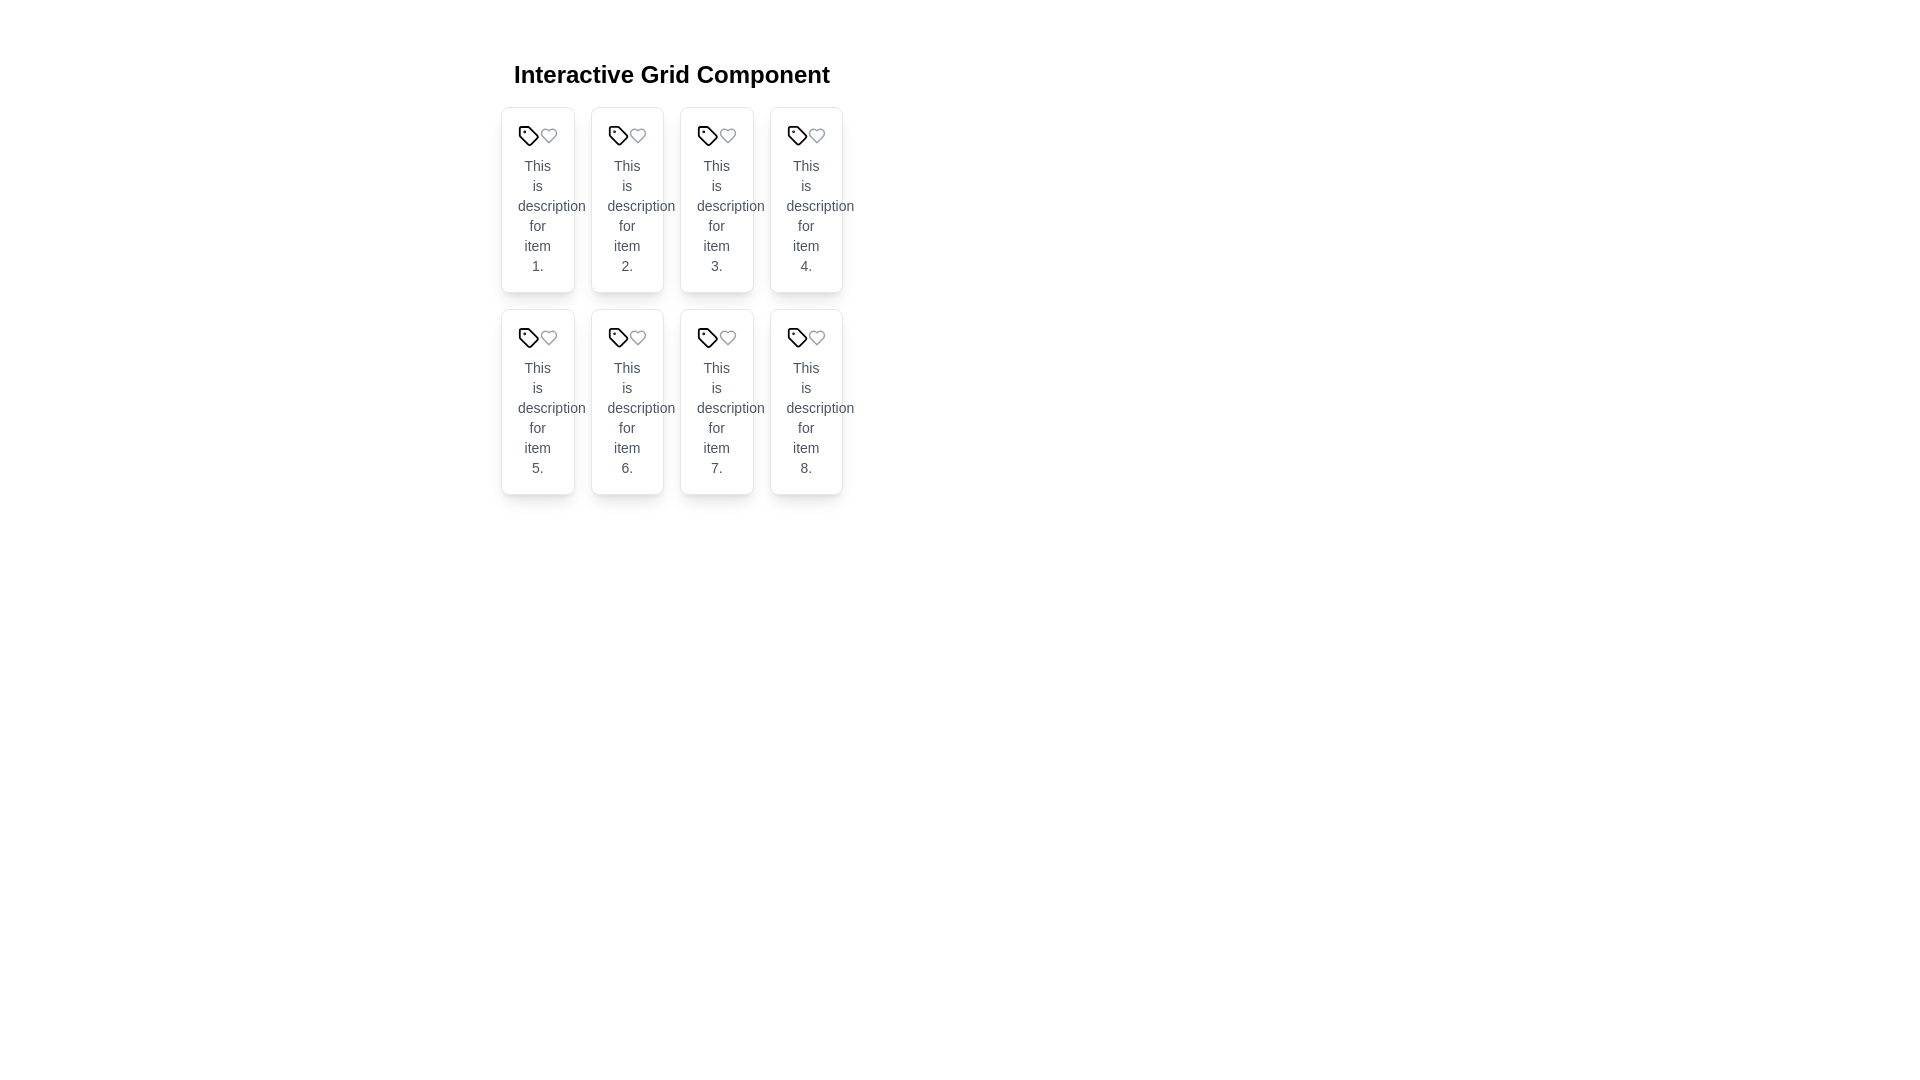 The width and height of the screenshot is (1920, 1080). I want to click on the graphical icon resembling a label or tag, which is outlined and positioned within 'Tile 7' on the leftmost side, so click(707, 337).